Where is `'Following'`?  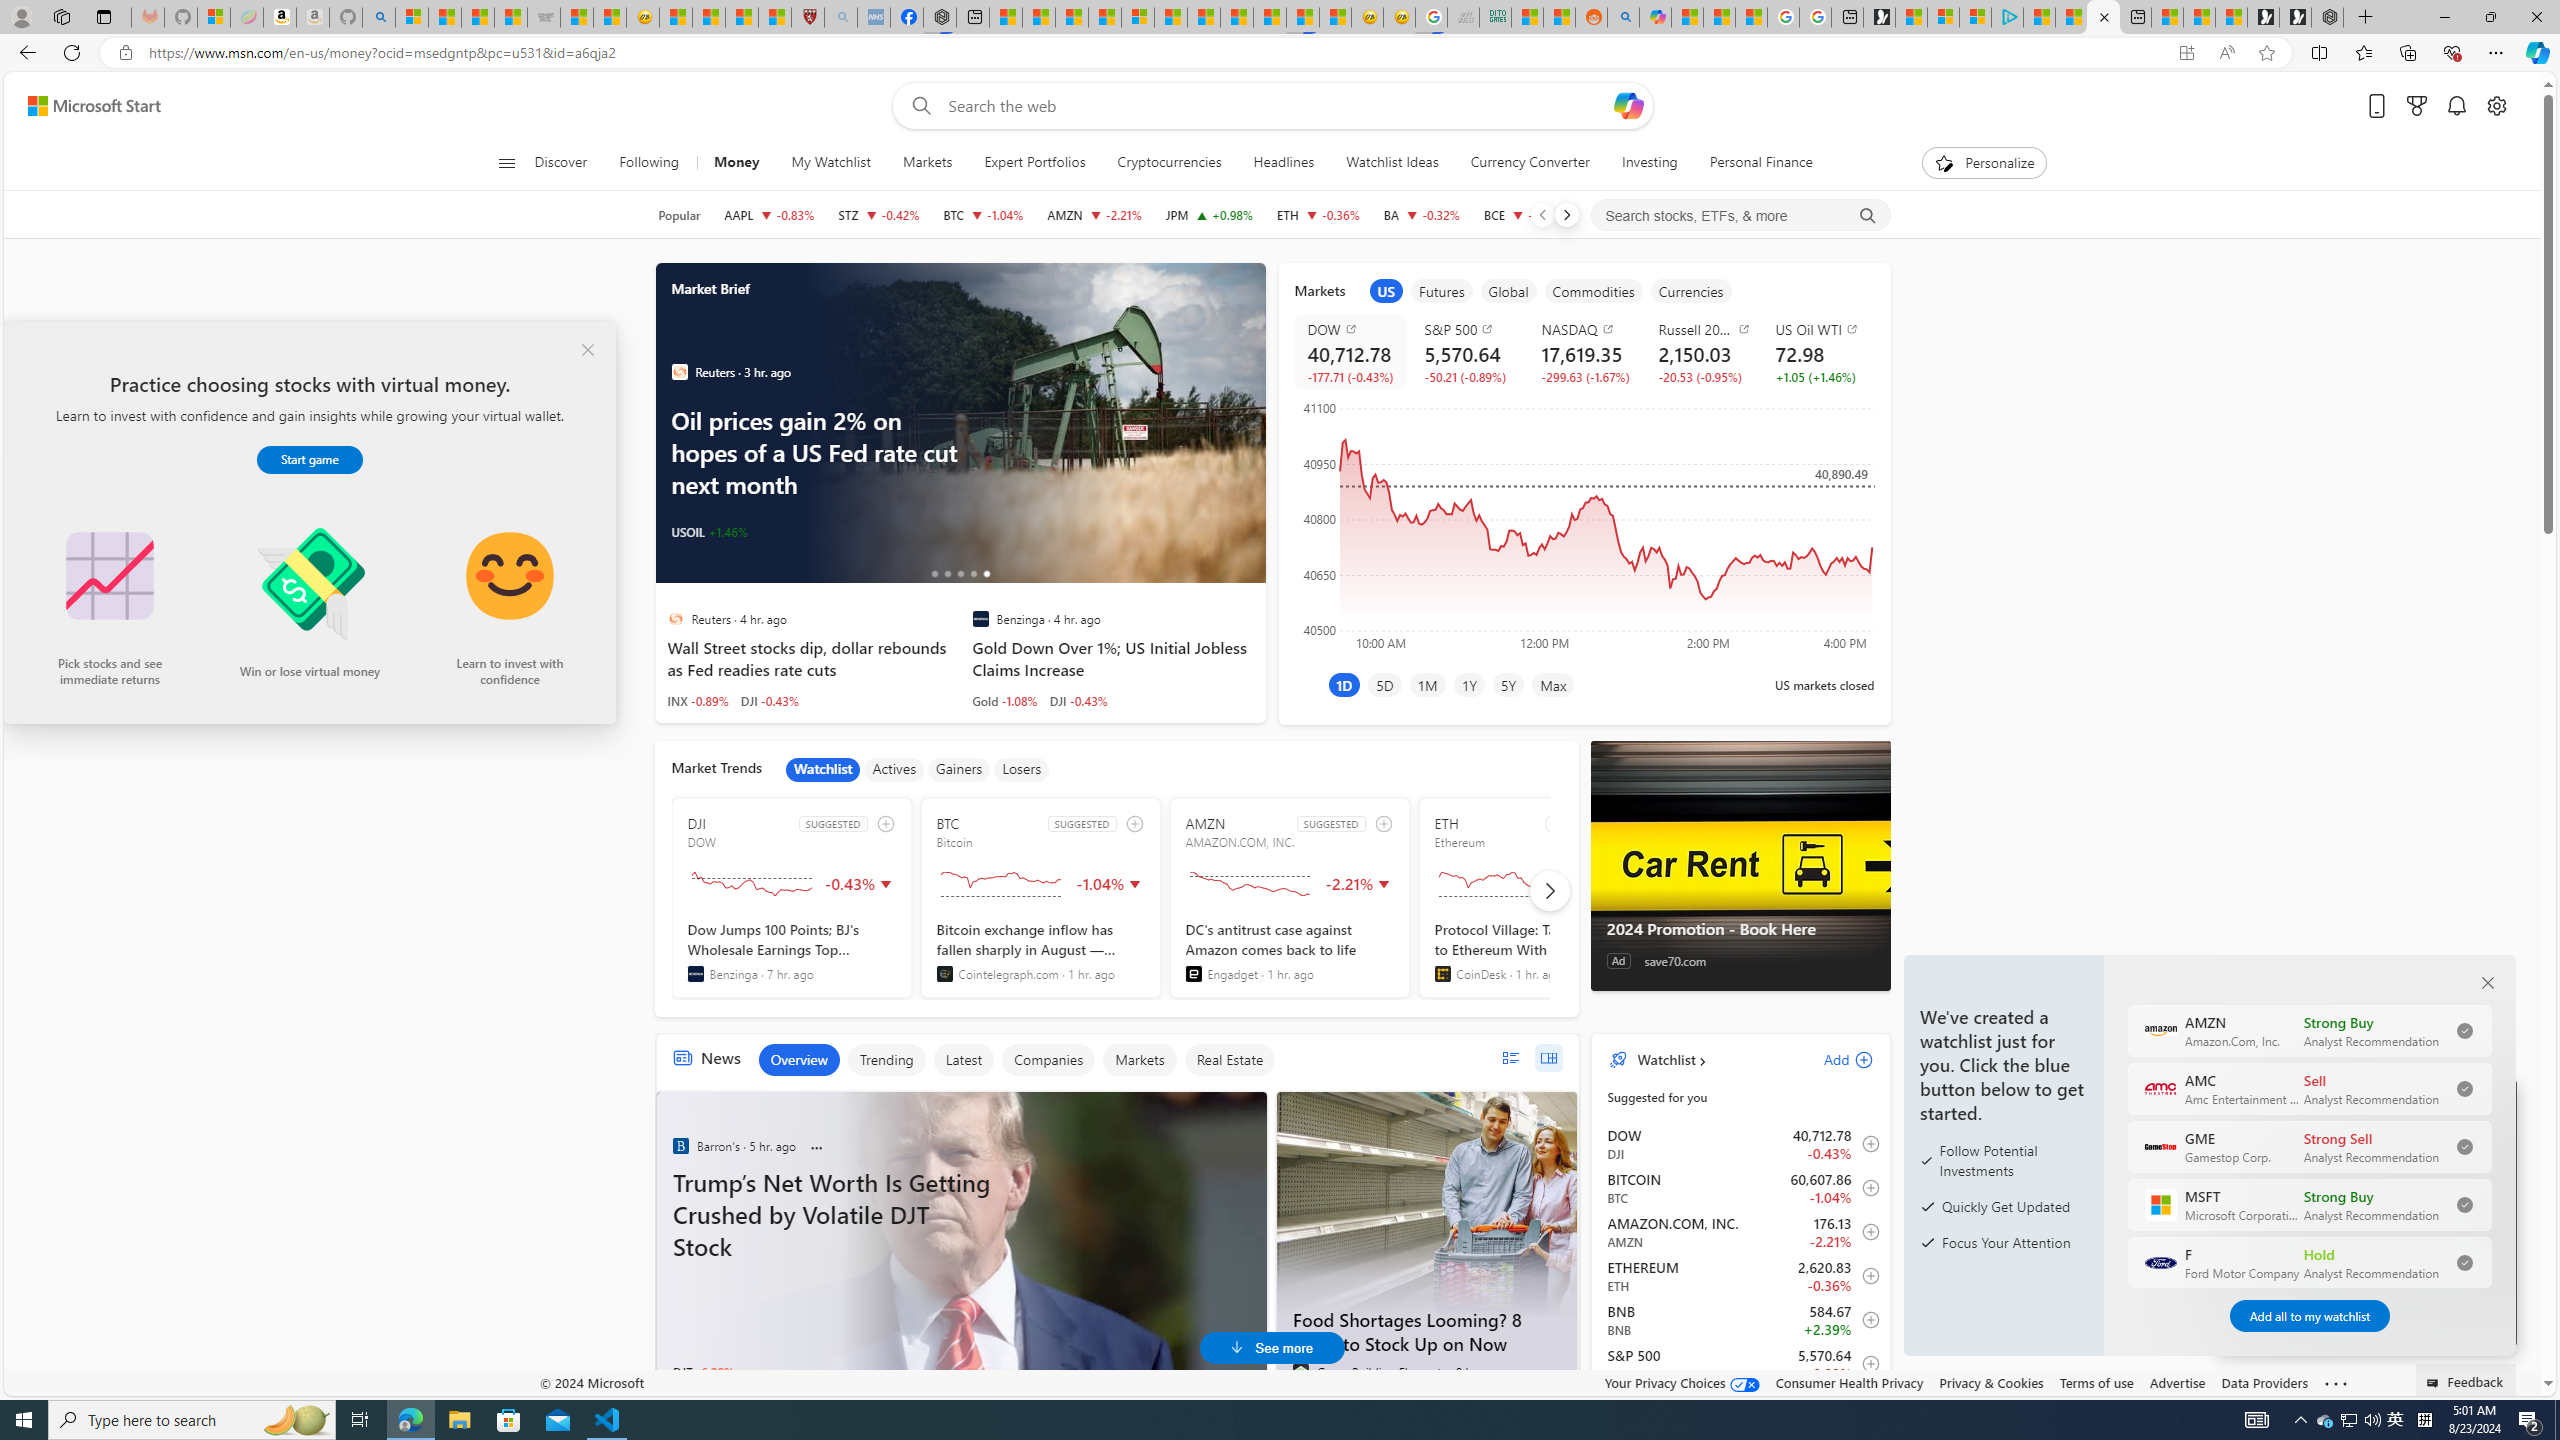 'Following' is located at coordinates (648, 162).